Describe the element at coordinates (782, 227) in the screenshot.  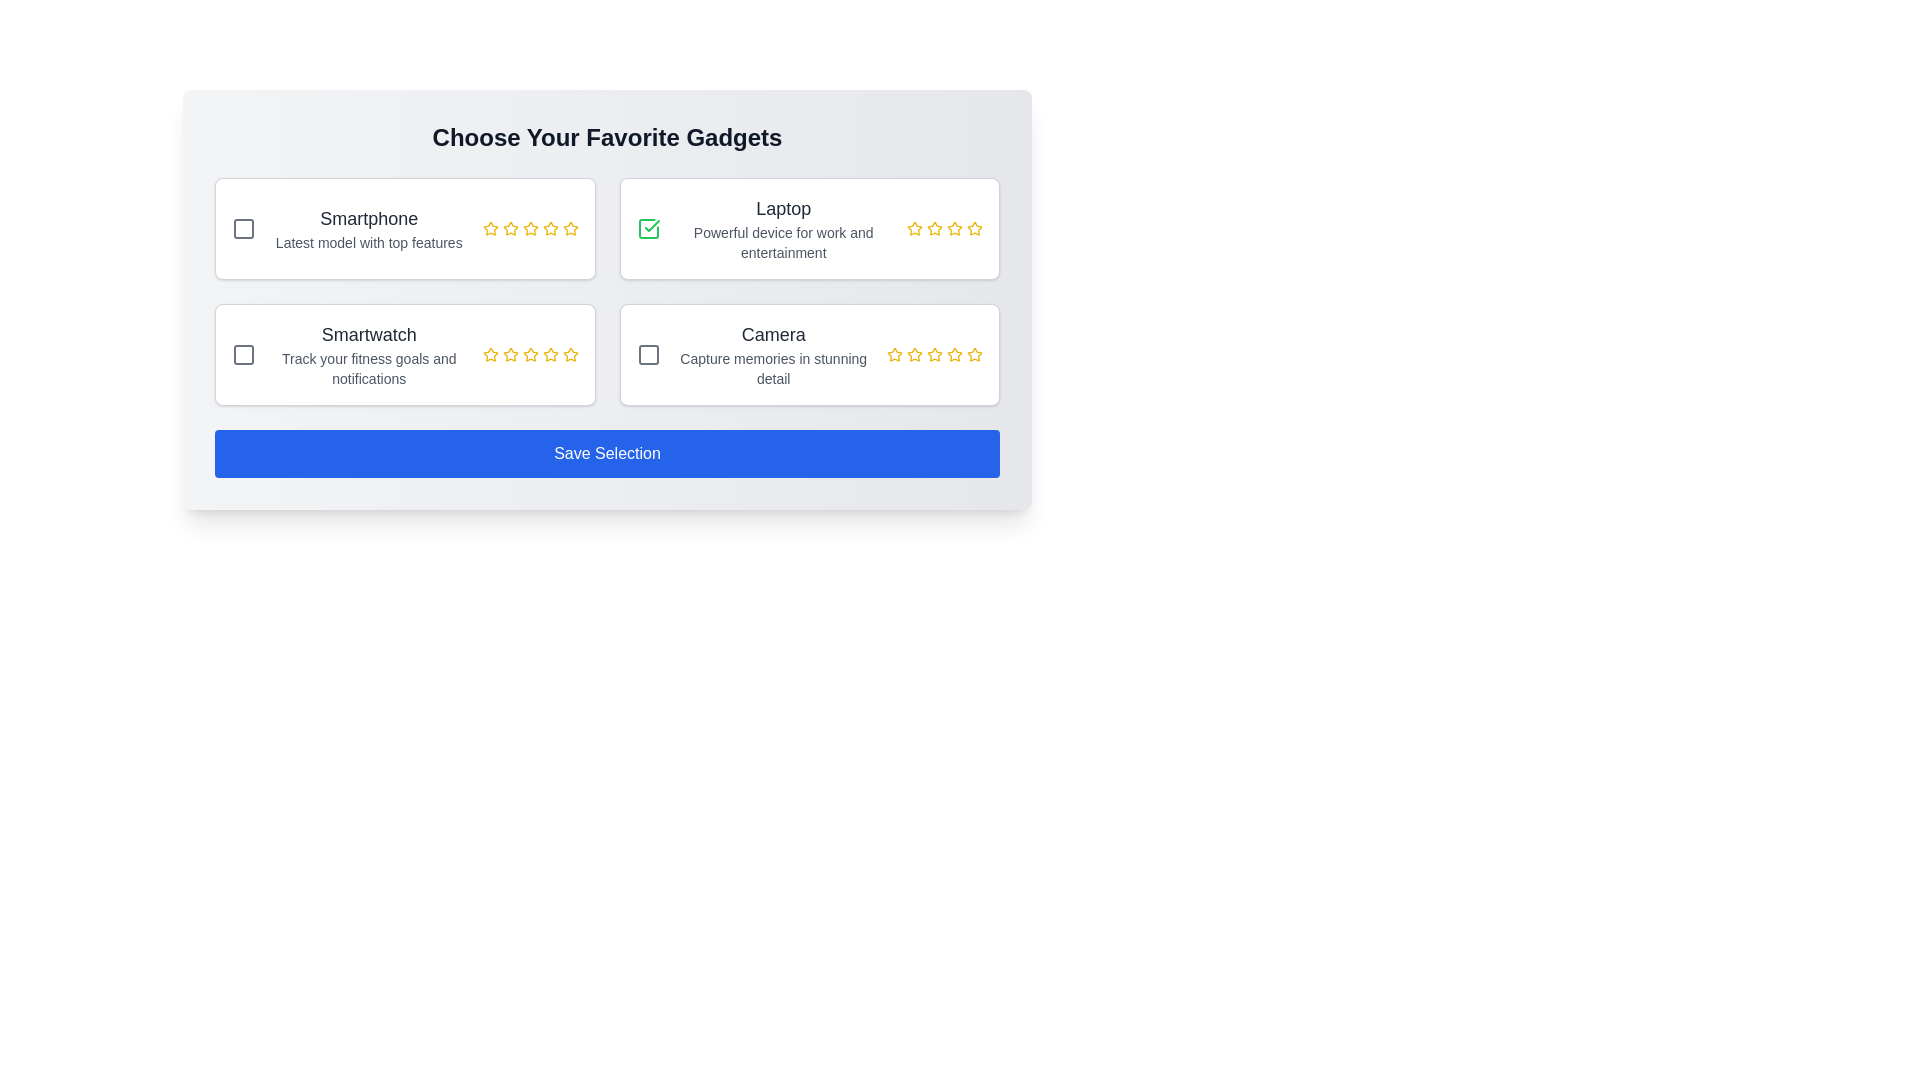
I see `title 'Laptop' and the description 'Powerful device for work and entertainment' from the TextBlock located in the top-right box of the gadget options grid` at that location.